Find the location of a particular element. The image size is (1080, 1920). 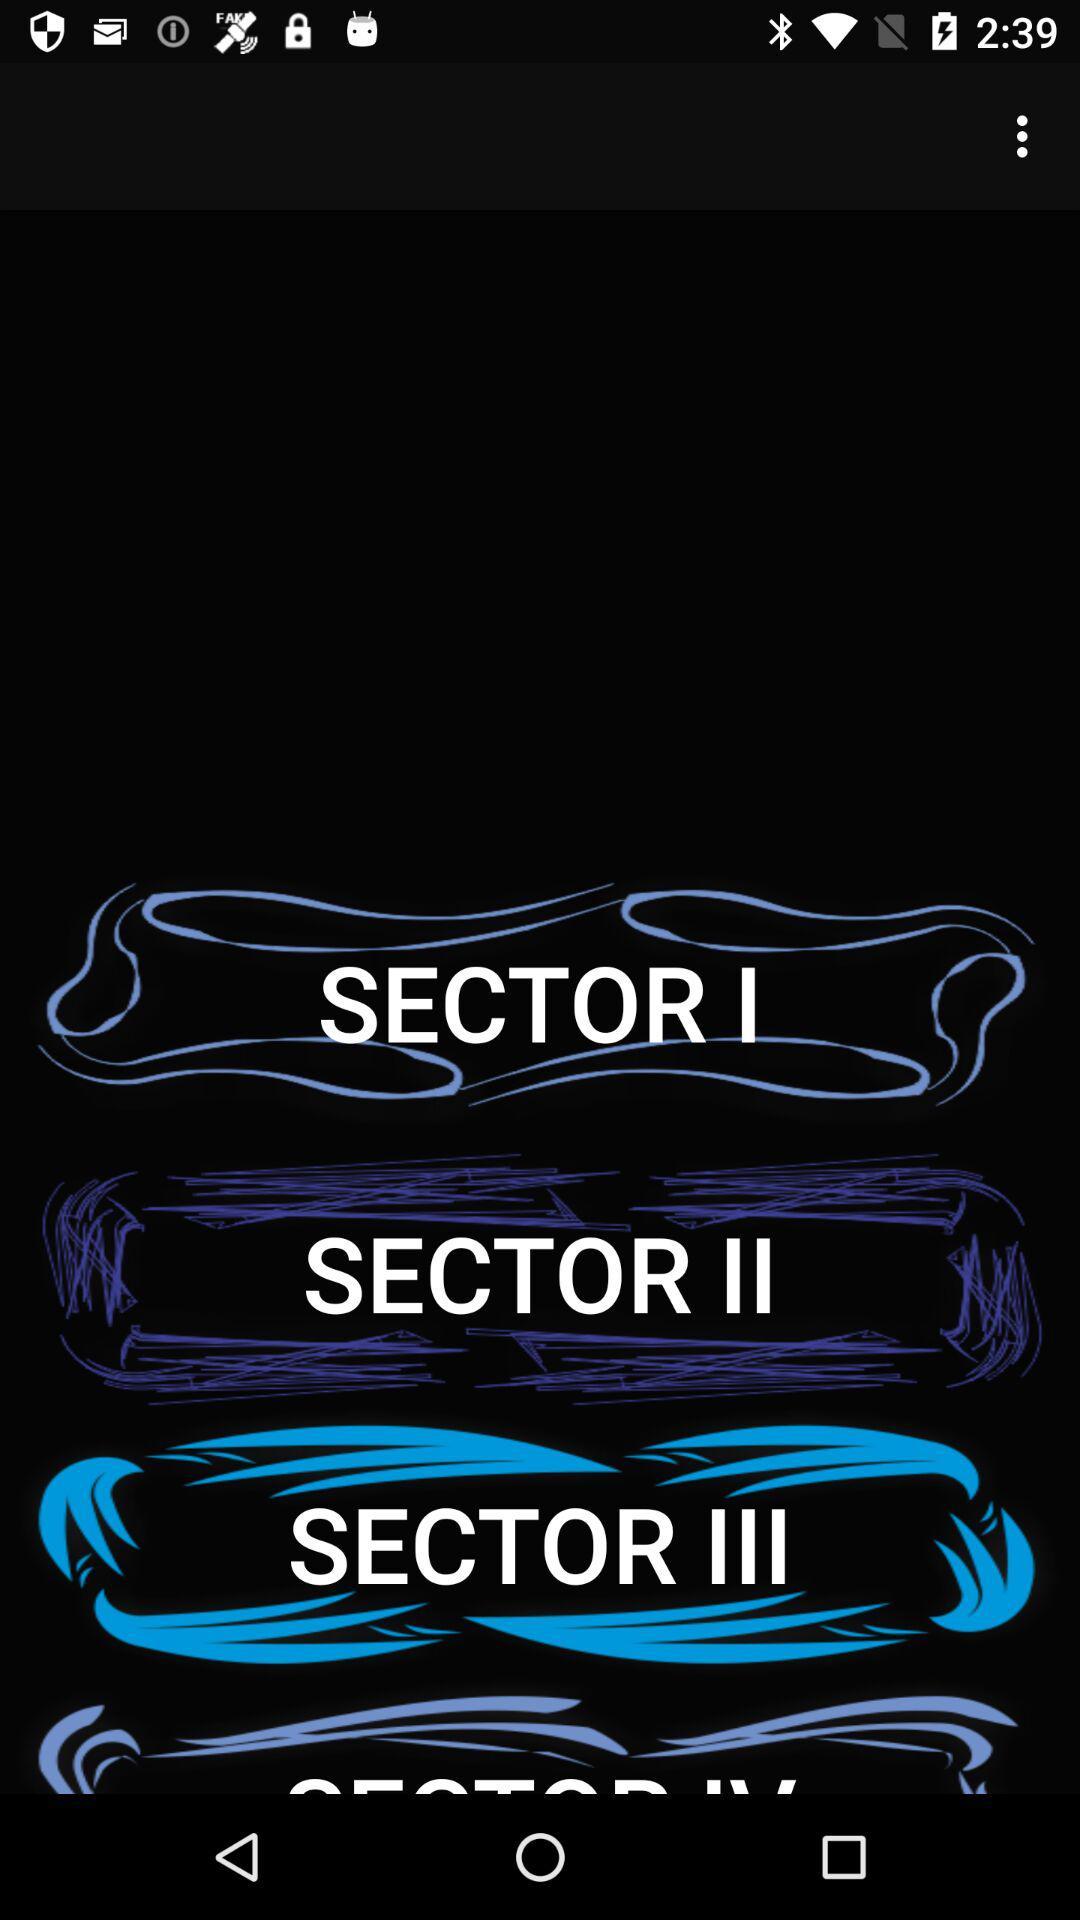

sector ii item is located at coordinates (540, 1271).